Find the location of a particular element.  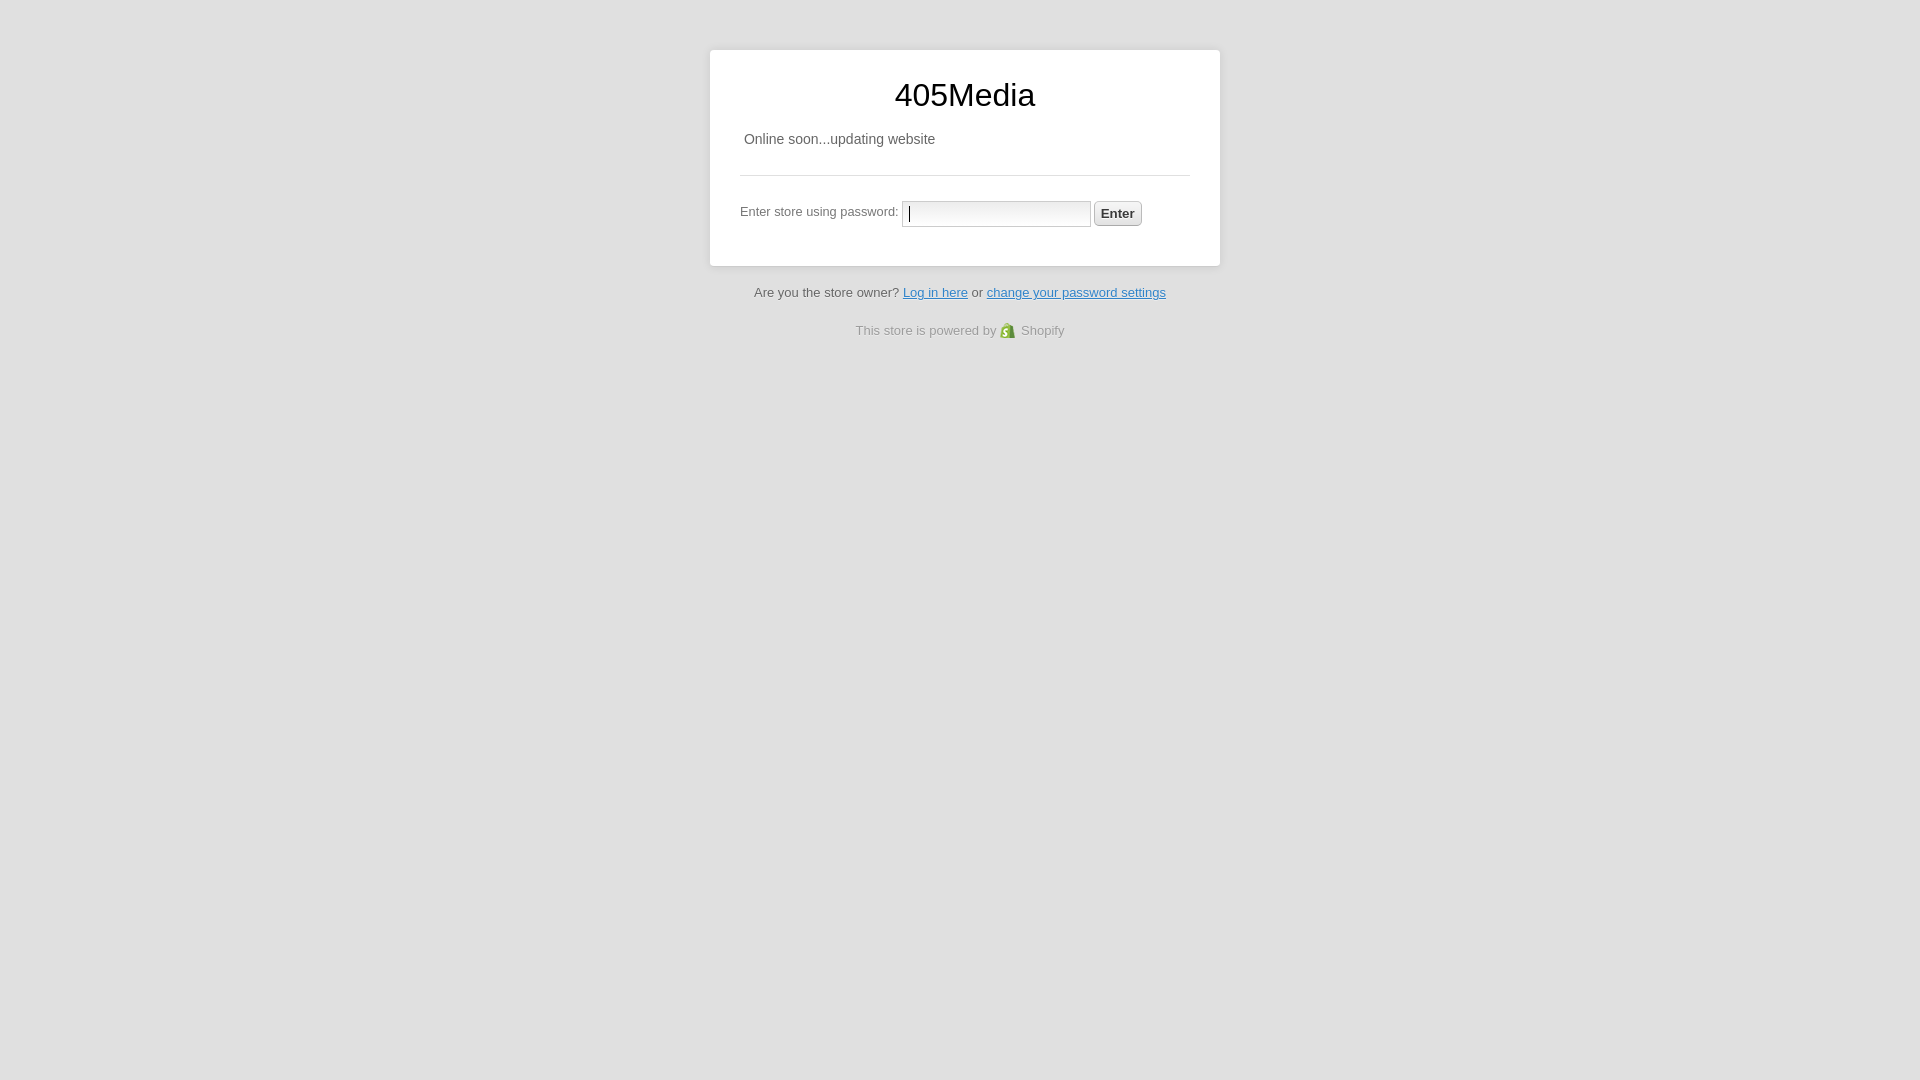

'Log in here' is located at coordinates (934, 292).